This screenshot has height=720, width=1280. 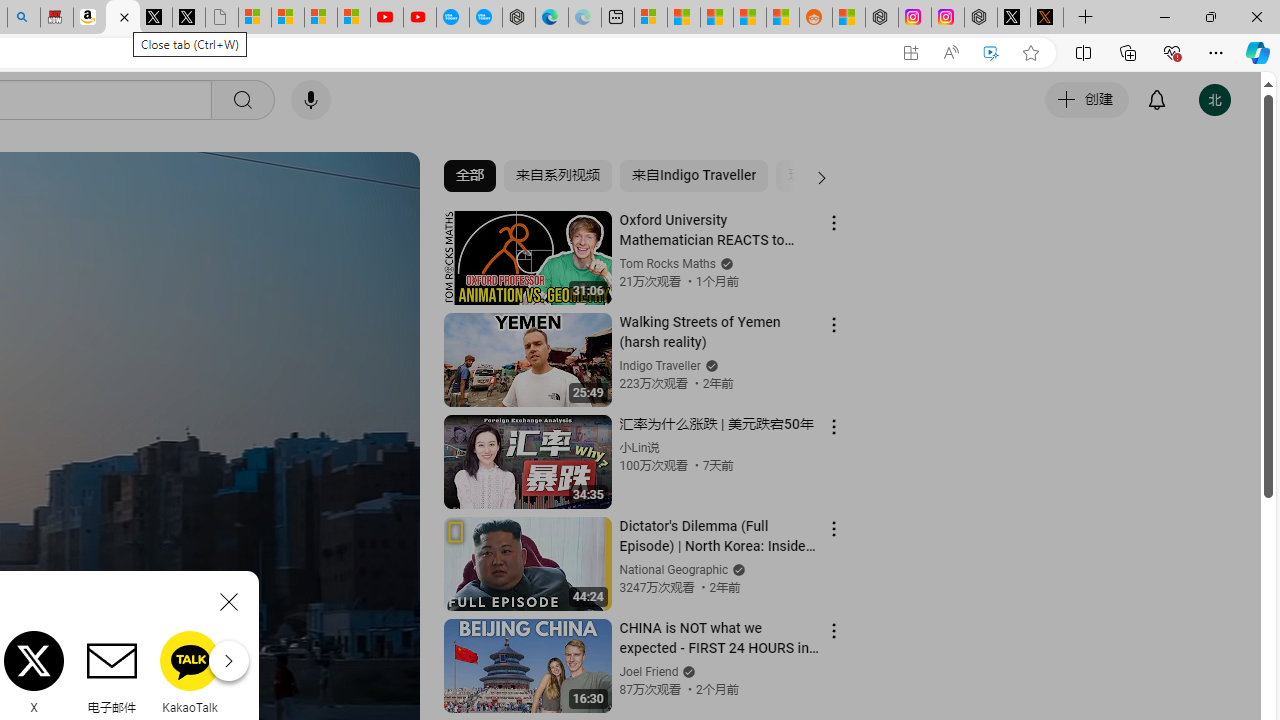 What do you see at coordinates (190, 672) in the screenshot?
I see `'KakaoTalk'` at bounding box center [190, 672].